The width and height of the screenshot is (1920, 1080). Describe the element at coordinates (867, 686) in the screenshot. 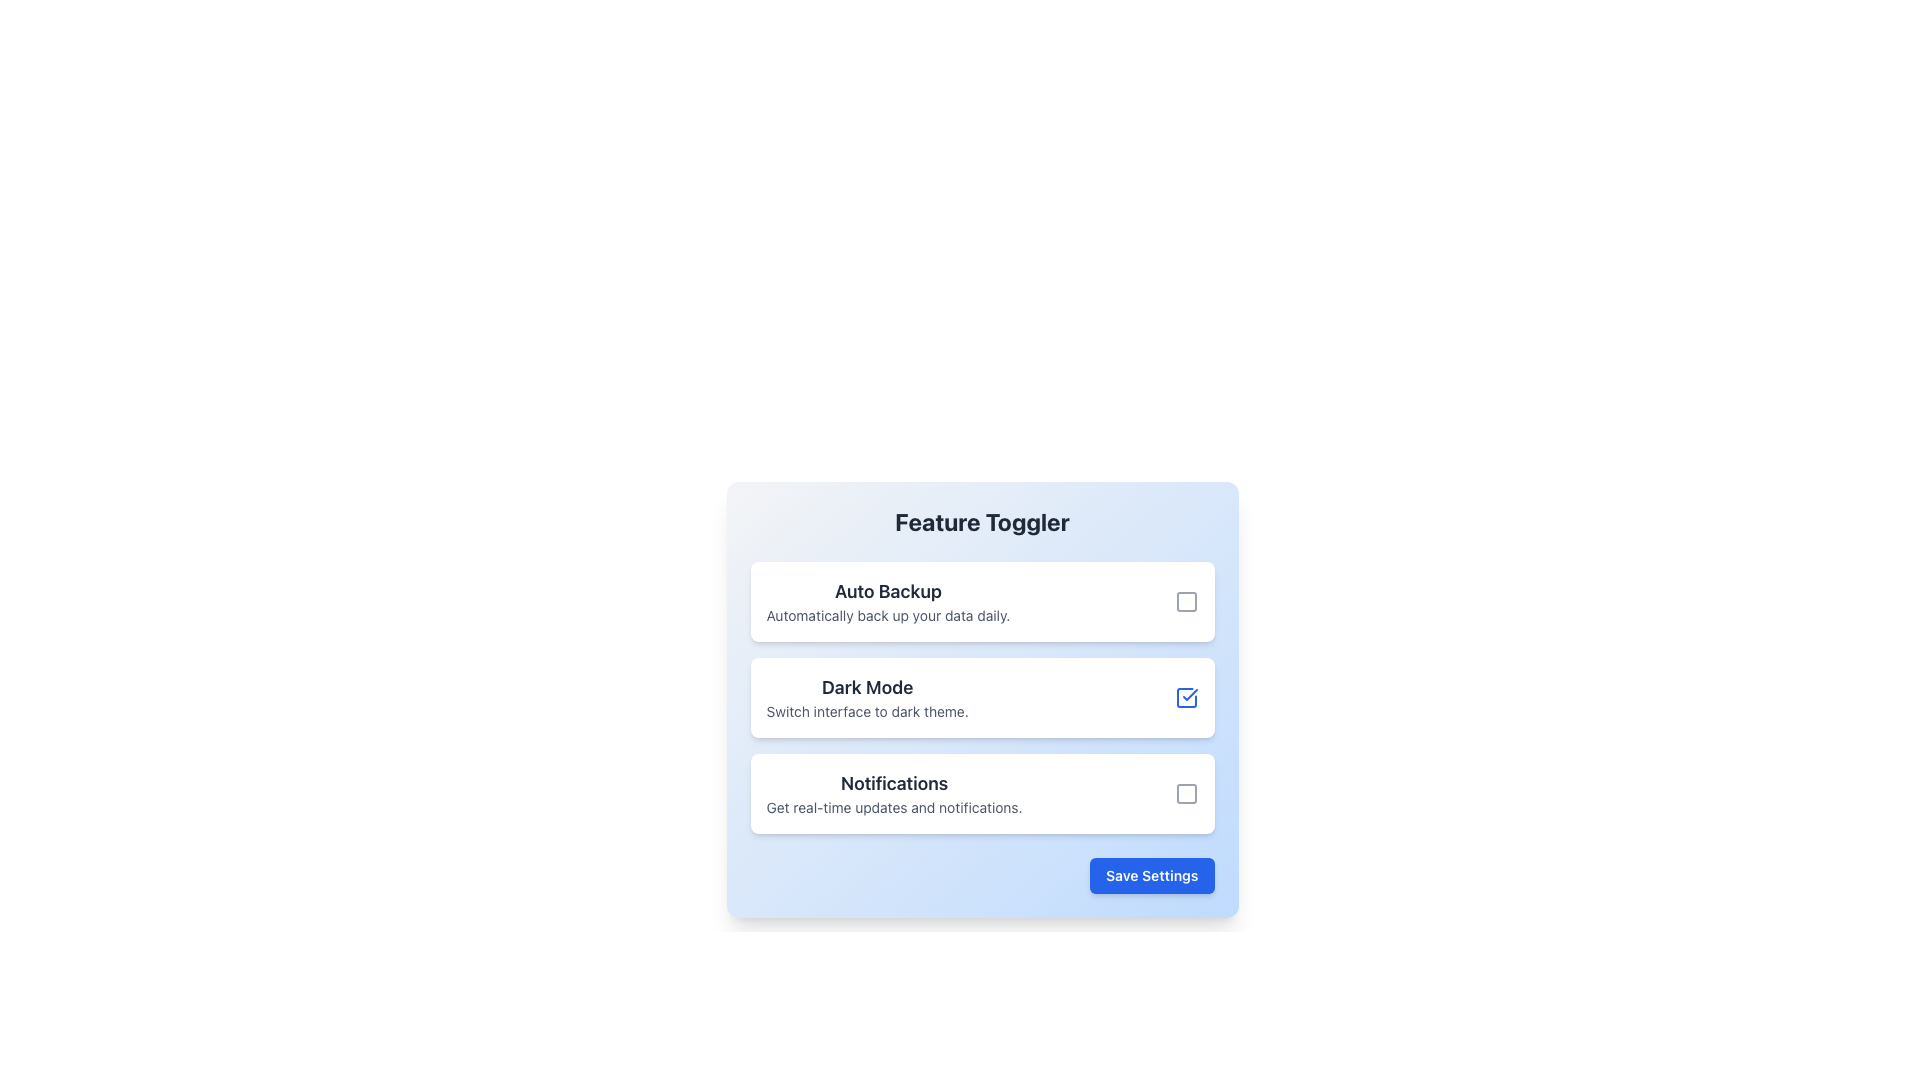

I see `the 'Dark Mode' label, which is a prominently displayed text label in bold and larger font size, styled with a dark gray color, positioned above the descriptive text 'Switch interface to dark theme' in the feature toggler interface` at that location.